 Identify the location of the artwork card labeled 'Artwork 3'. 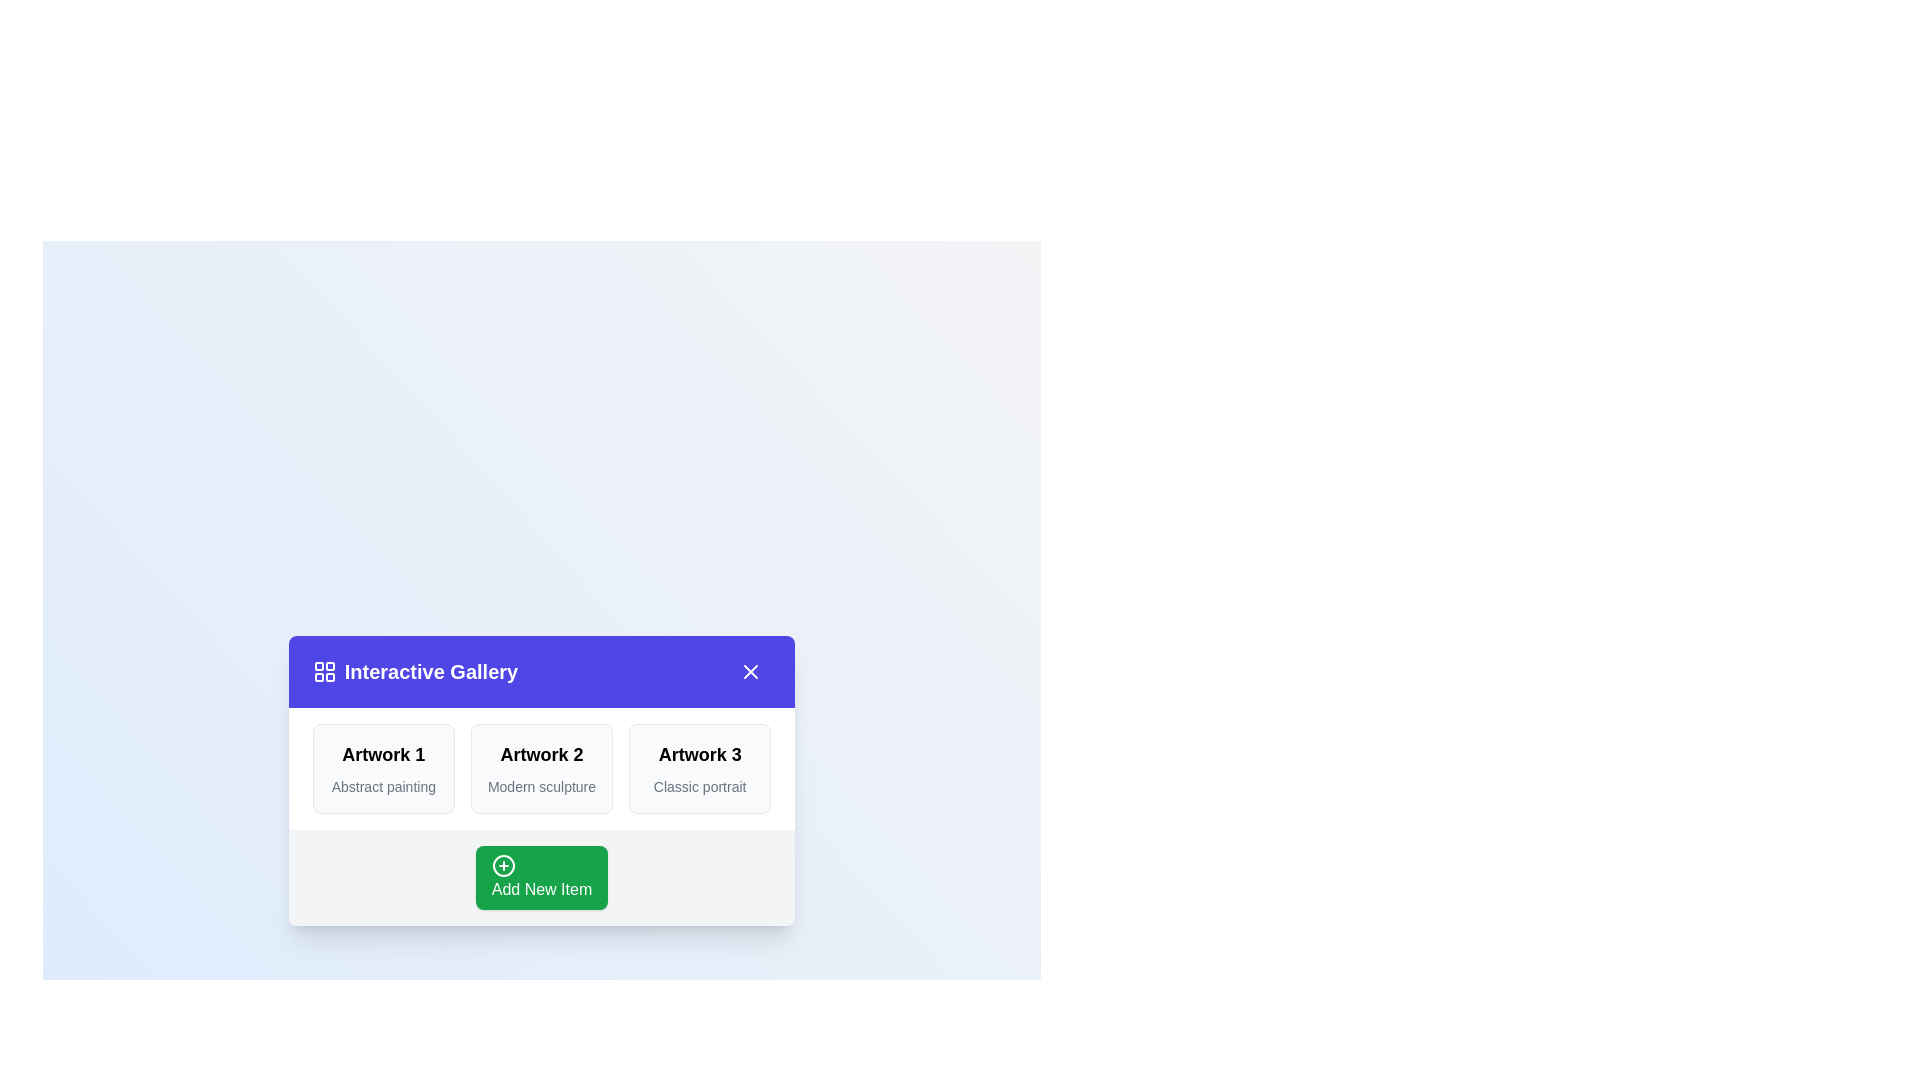
(700, 767).